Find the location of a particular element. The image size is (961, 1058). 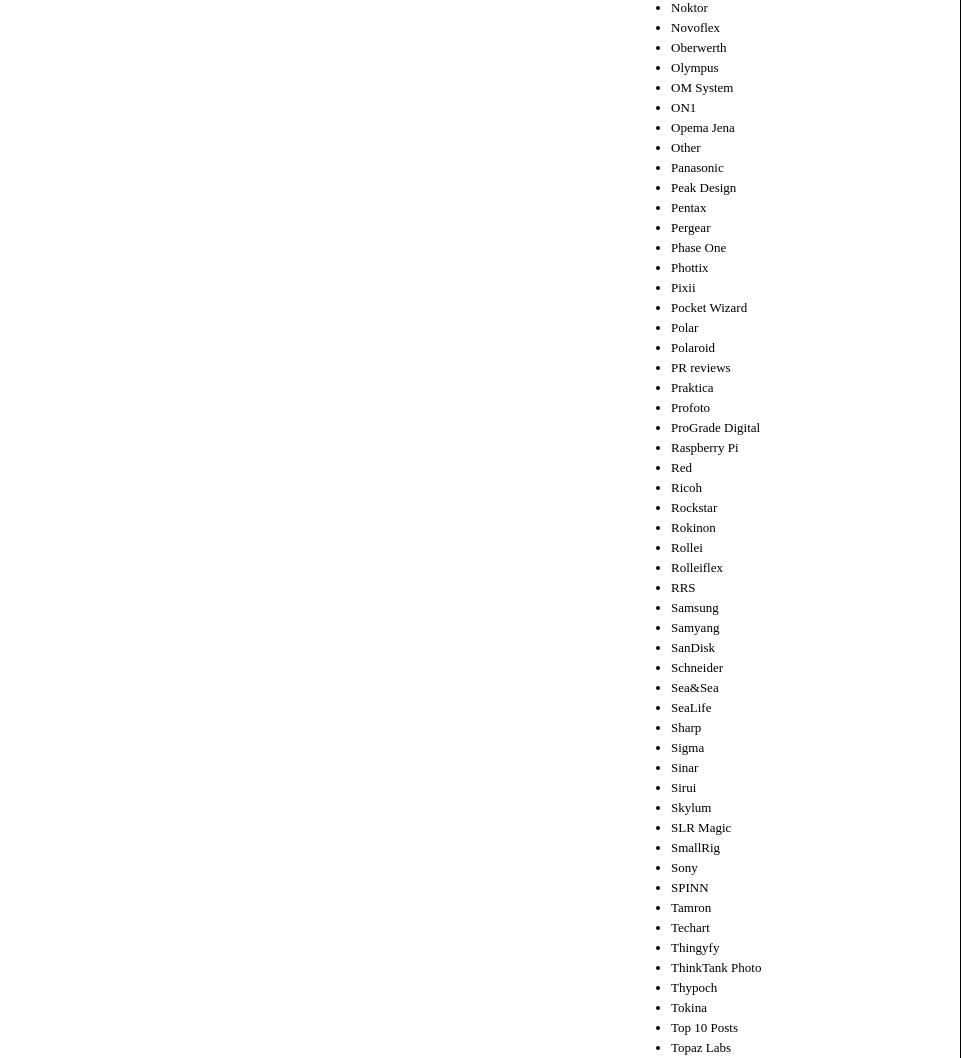

'Sea&Sea' is located at coordinates (693, 685).